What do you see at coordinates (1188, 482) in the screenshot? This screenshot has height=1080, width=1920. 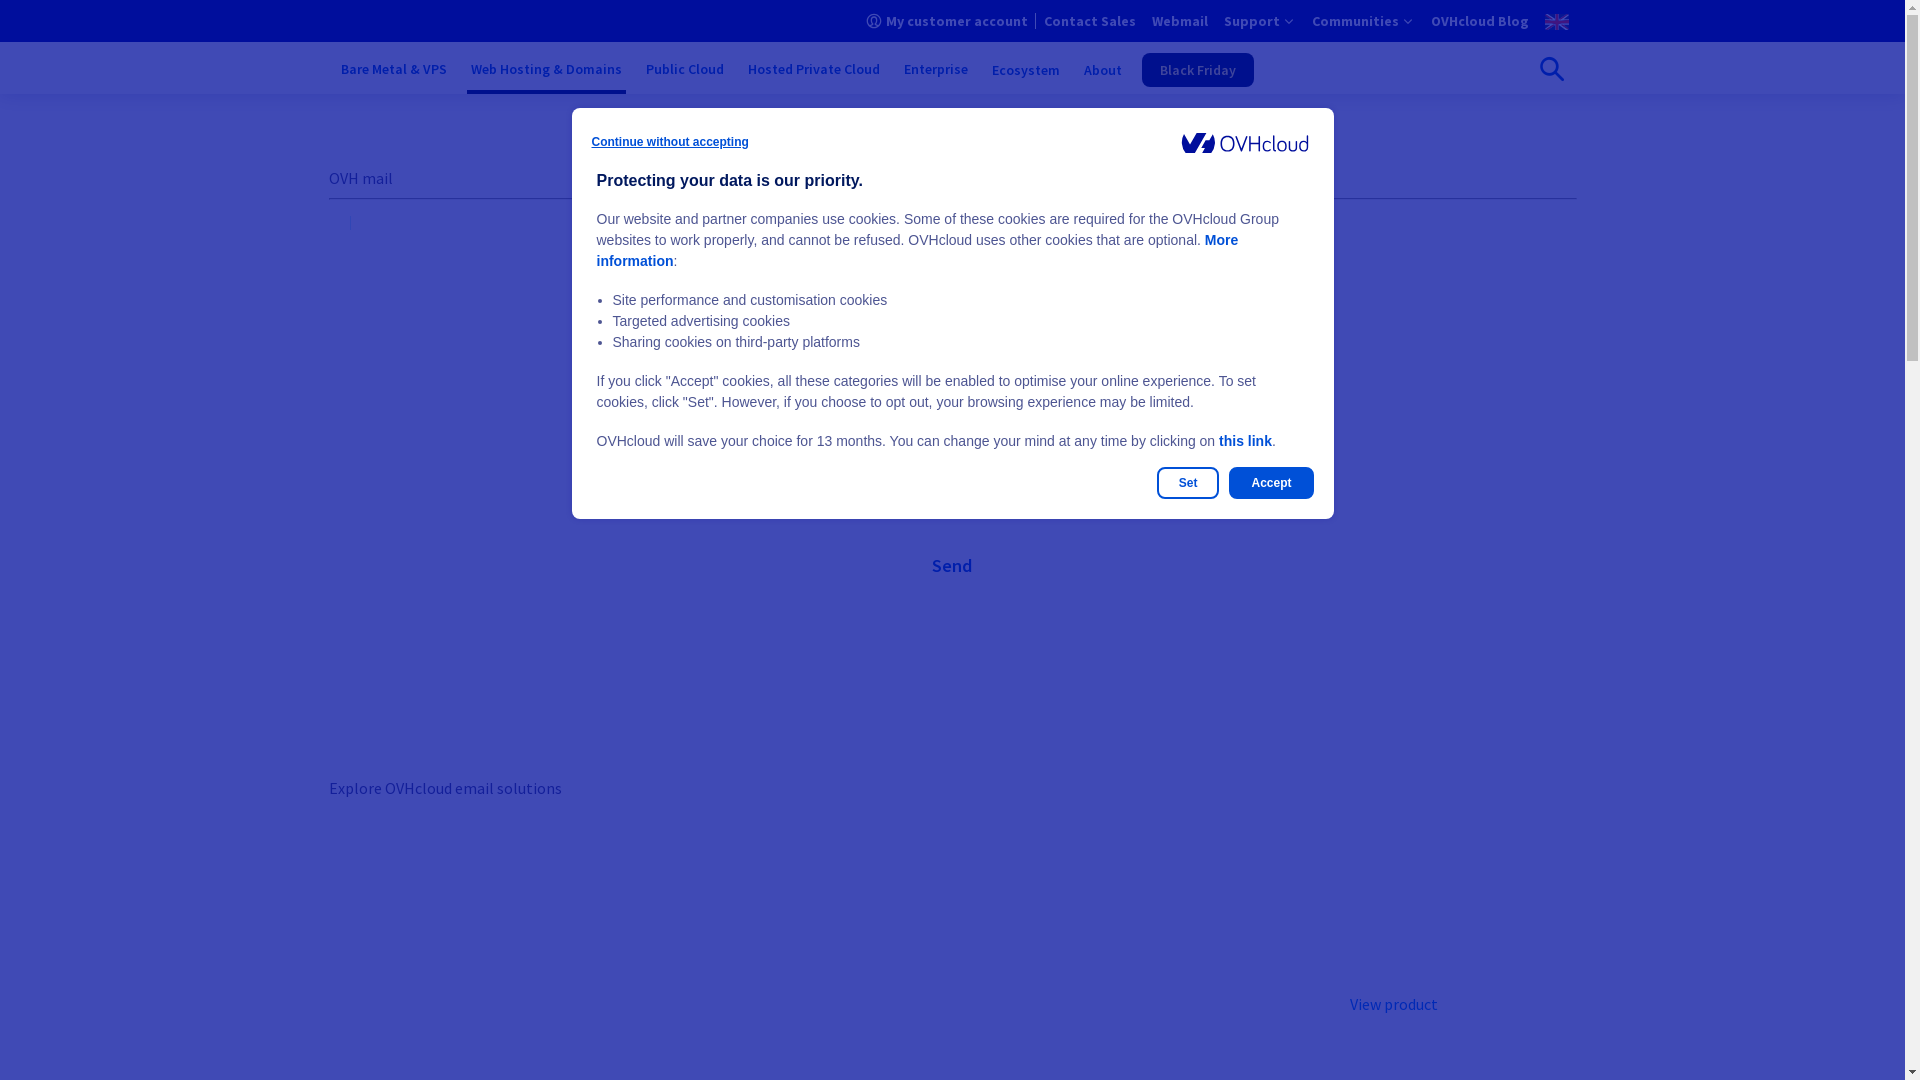 I see `'Set'` at bounding box center [1188, 482].